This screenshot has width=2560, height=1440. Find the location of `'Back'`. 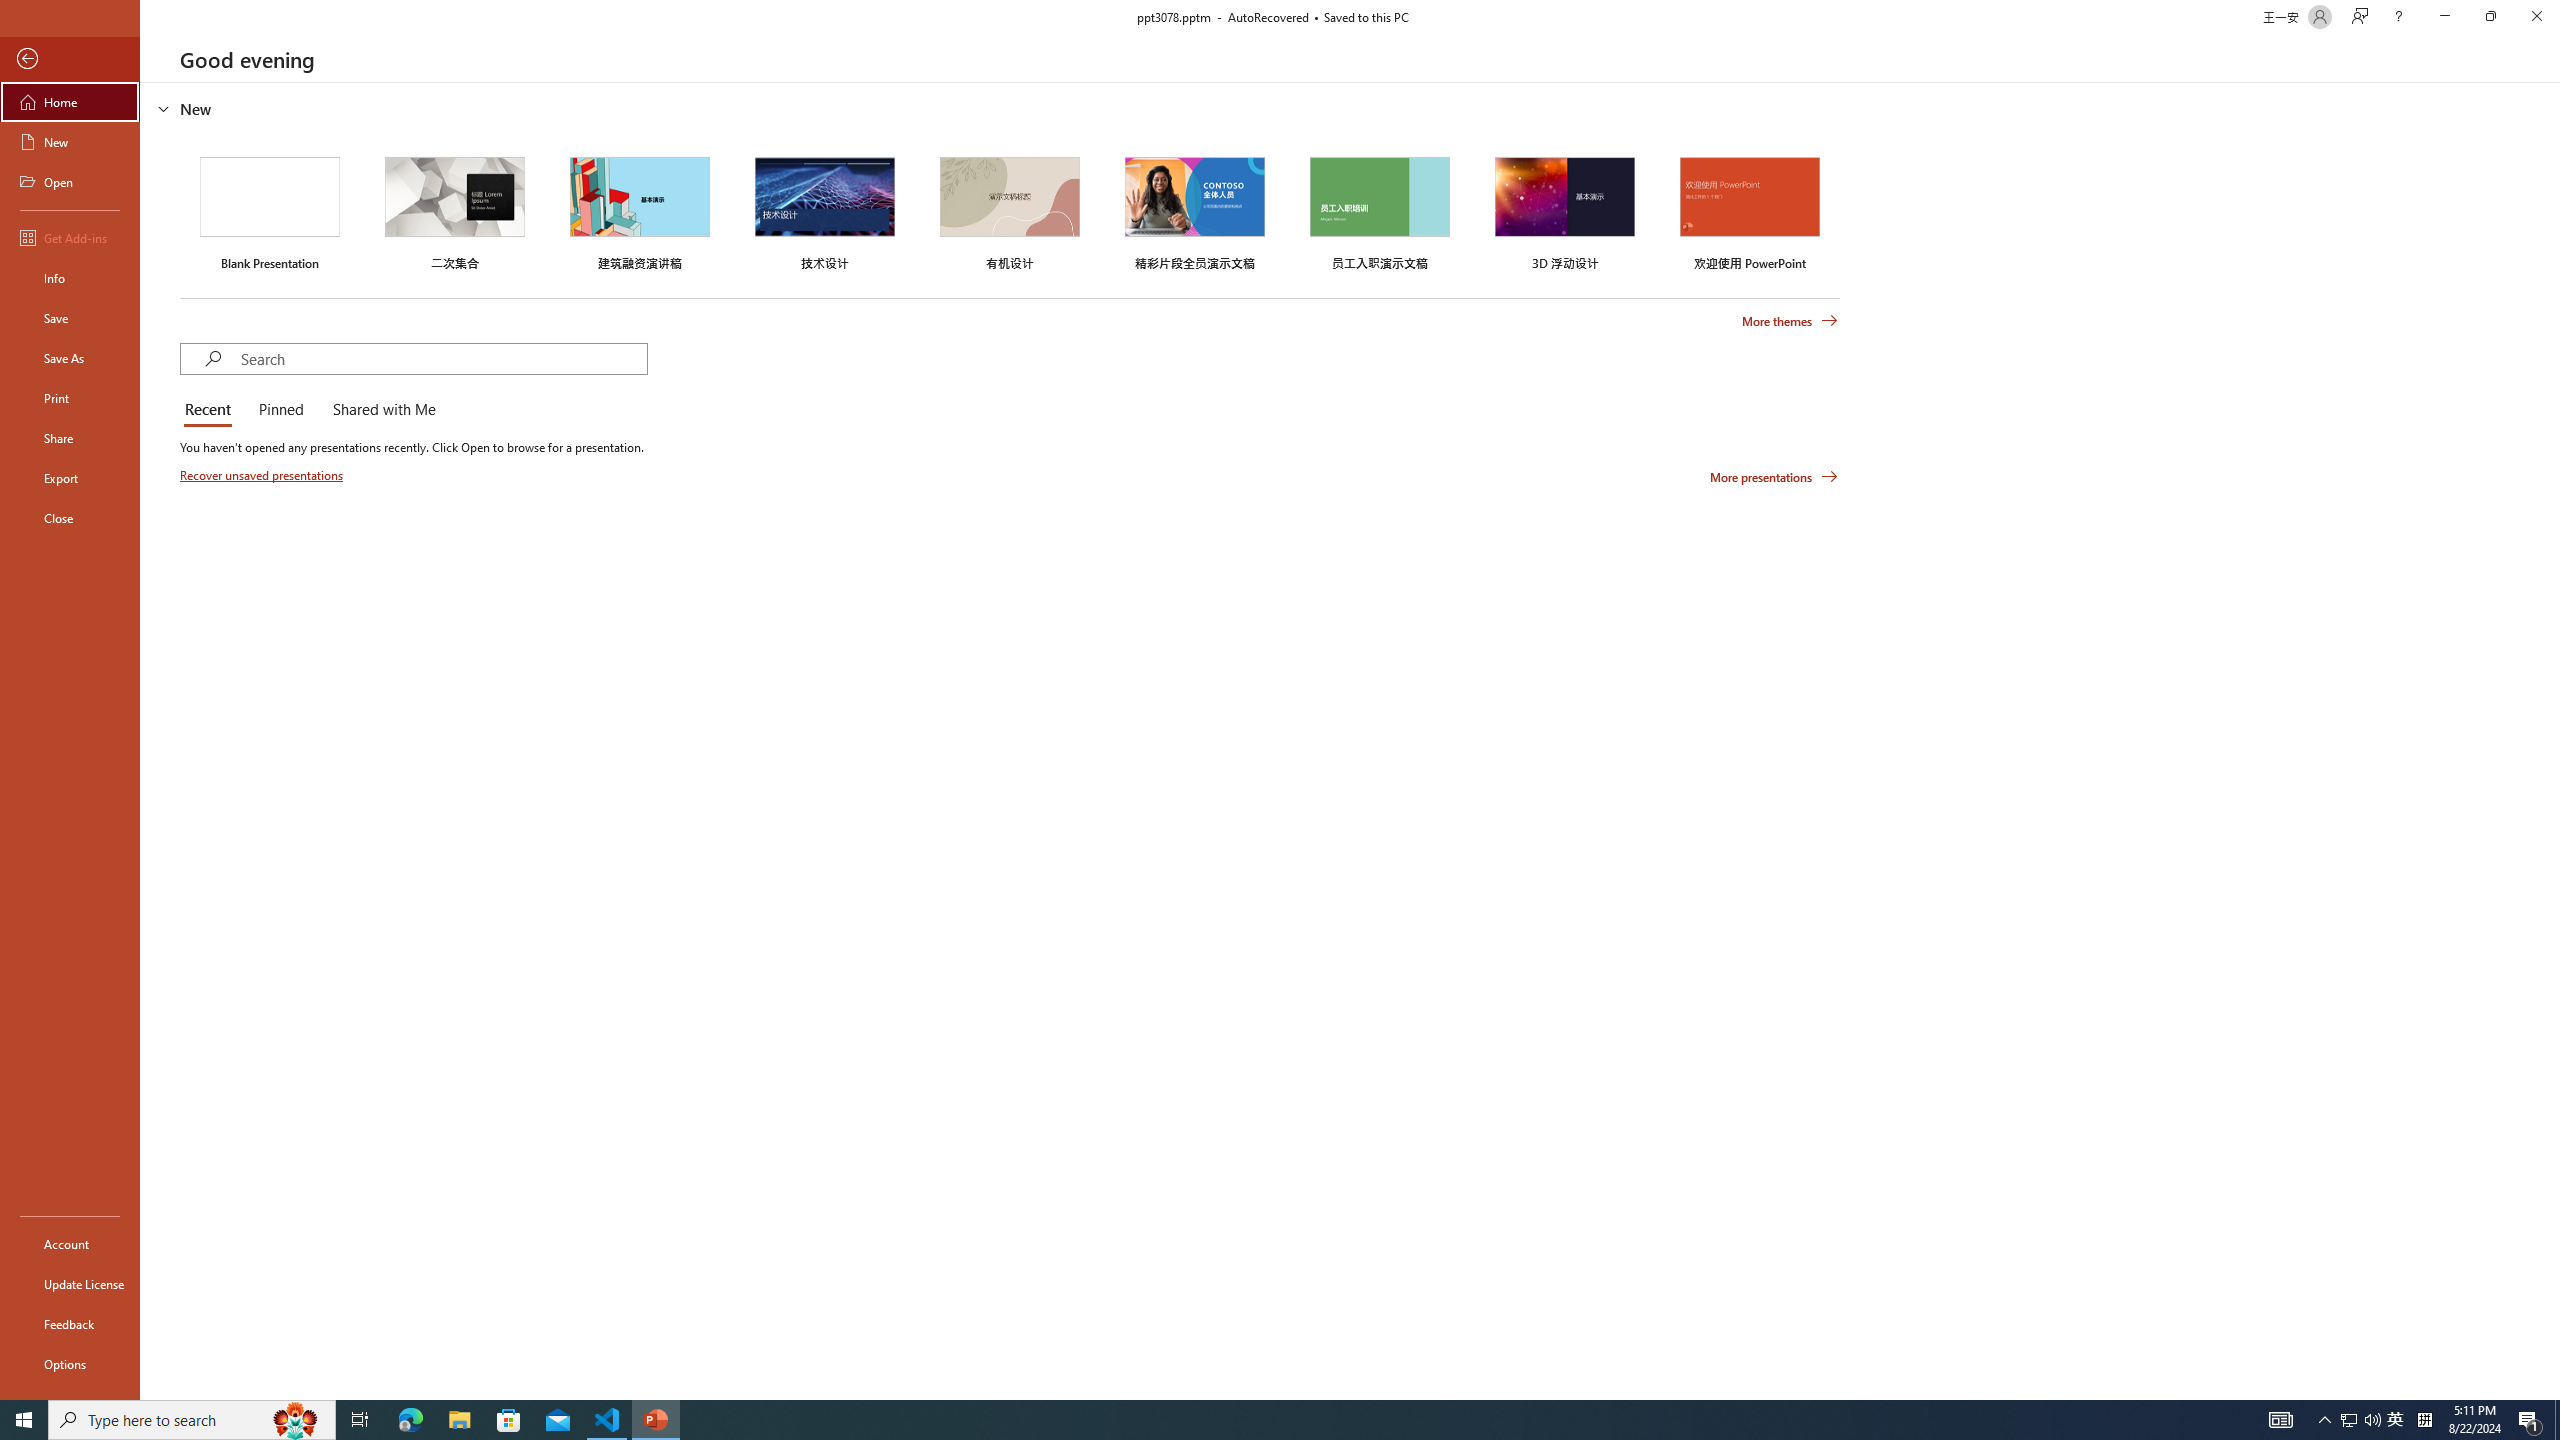

'Back' is located at coordinates (69, 58).